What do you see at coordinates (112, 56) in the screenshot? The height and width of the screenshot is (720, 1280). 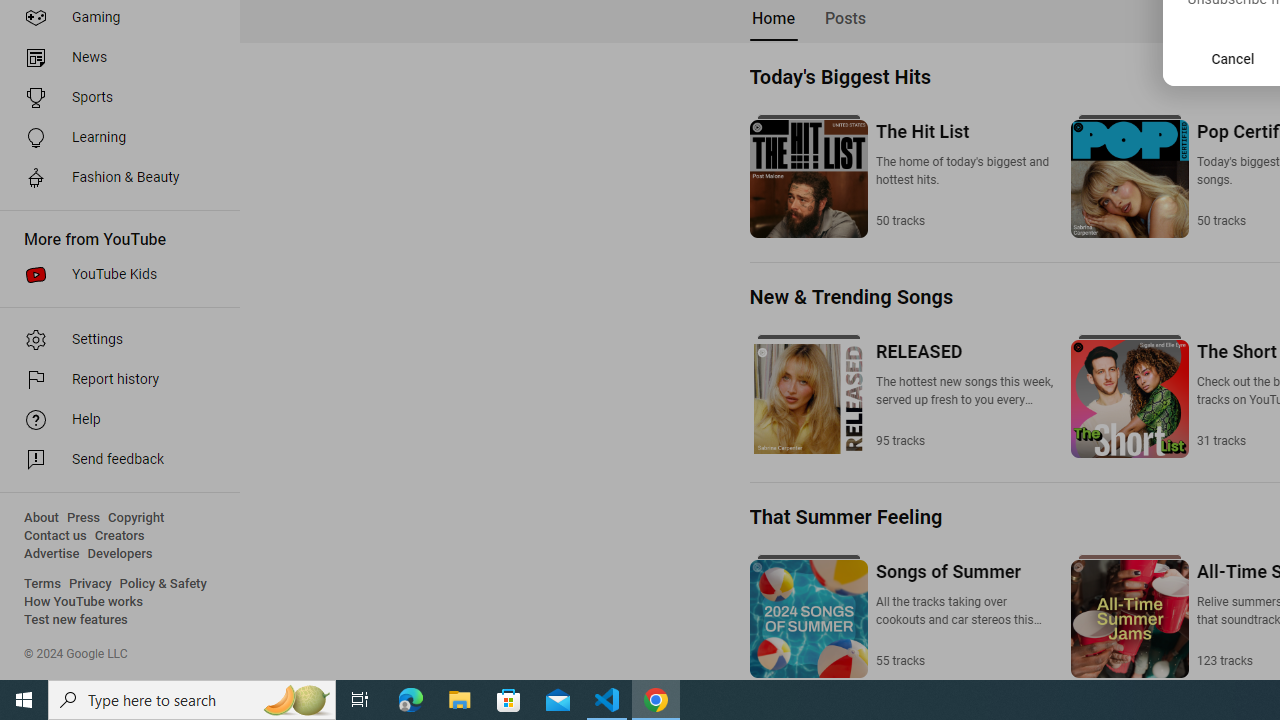 I see `'News'` at bounding box center [112, 56].